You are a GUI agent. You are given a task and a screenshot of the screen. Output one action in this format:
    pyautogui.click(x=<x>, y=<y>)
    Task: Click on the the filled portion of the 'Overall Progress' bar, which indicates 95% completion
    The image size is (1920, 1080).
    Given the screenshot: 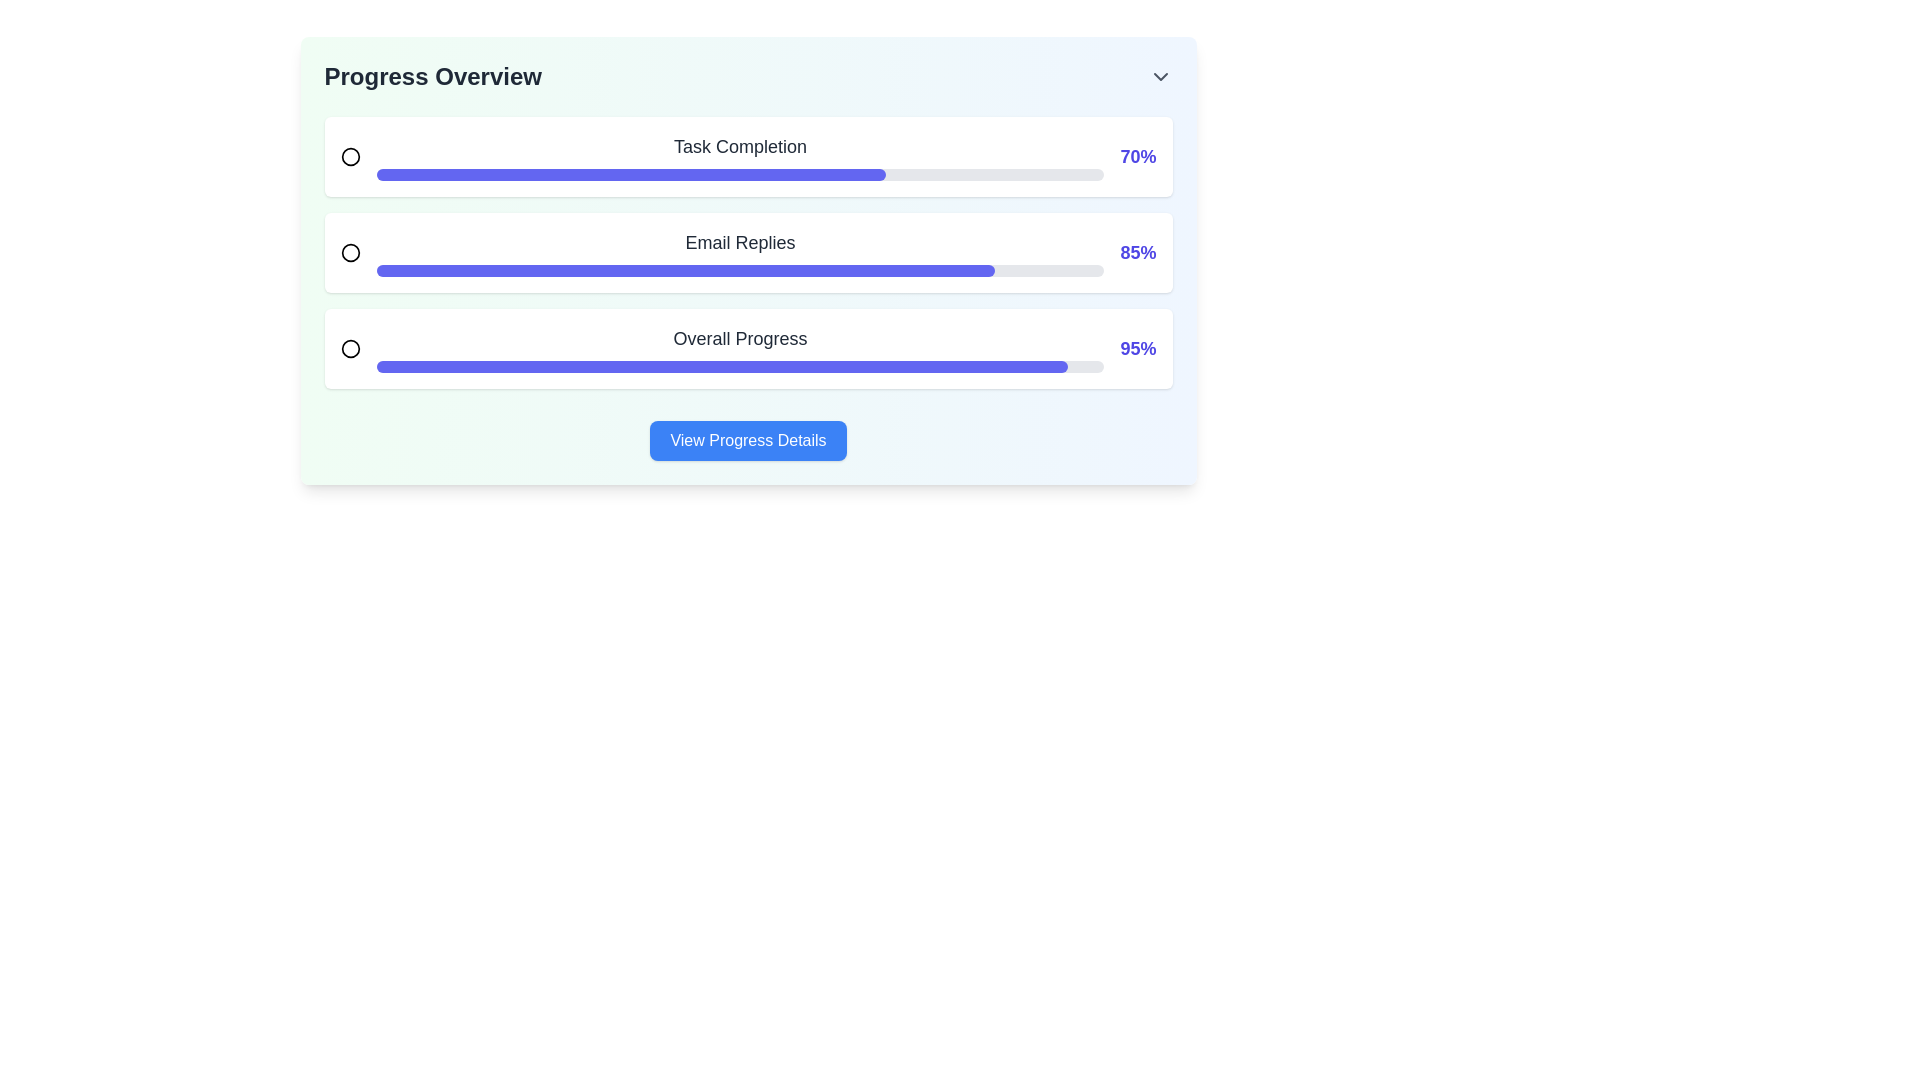 What is the action you would take?
    pyautogui.click(x=721, y=366)
    